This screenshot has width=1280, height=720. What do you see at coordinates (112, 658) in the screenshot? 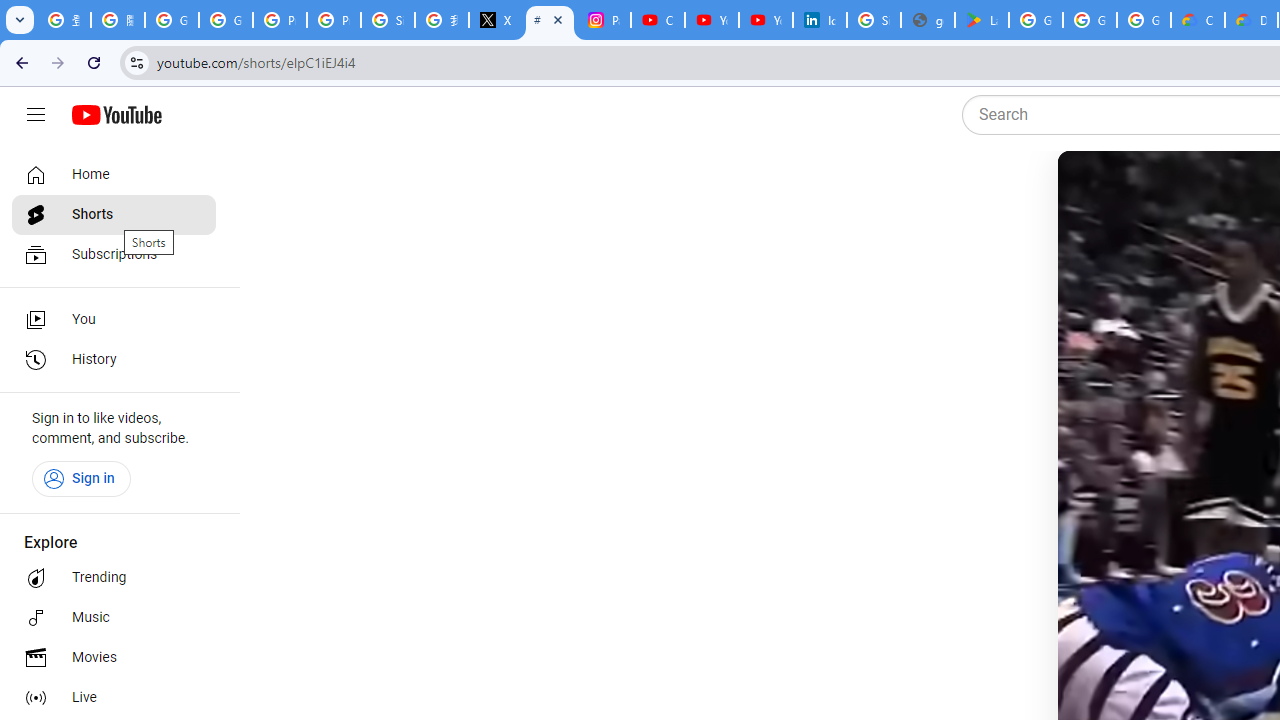
I see `'Movies'` at bounding box center [112, 658].